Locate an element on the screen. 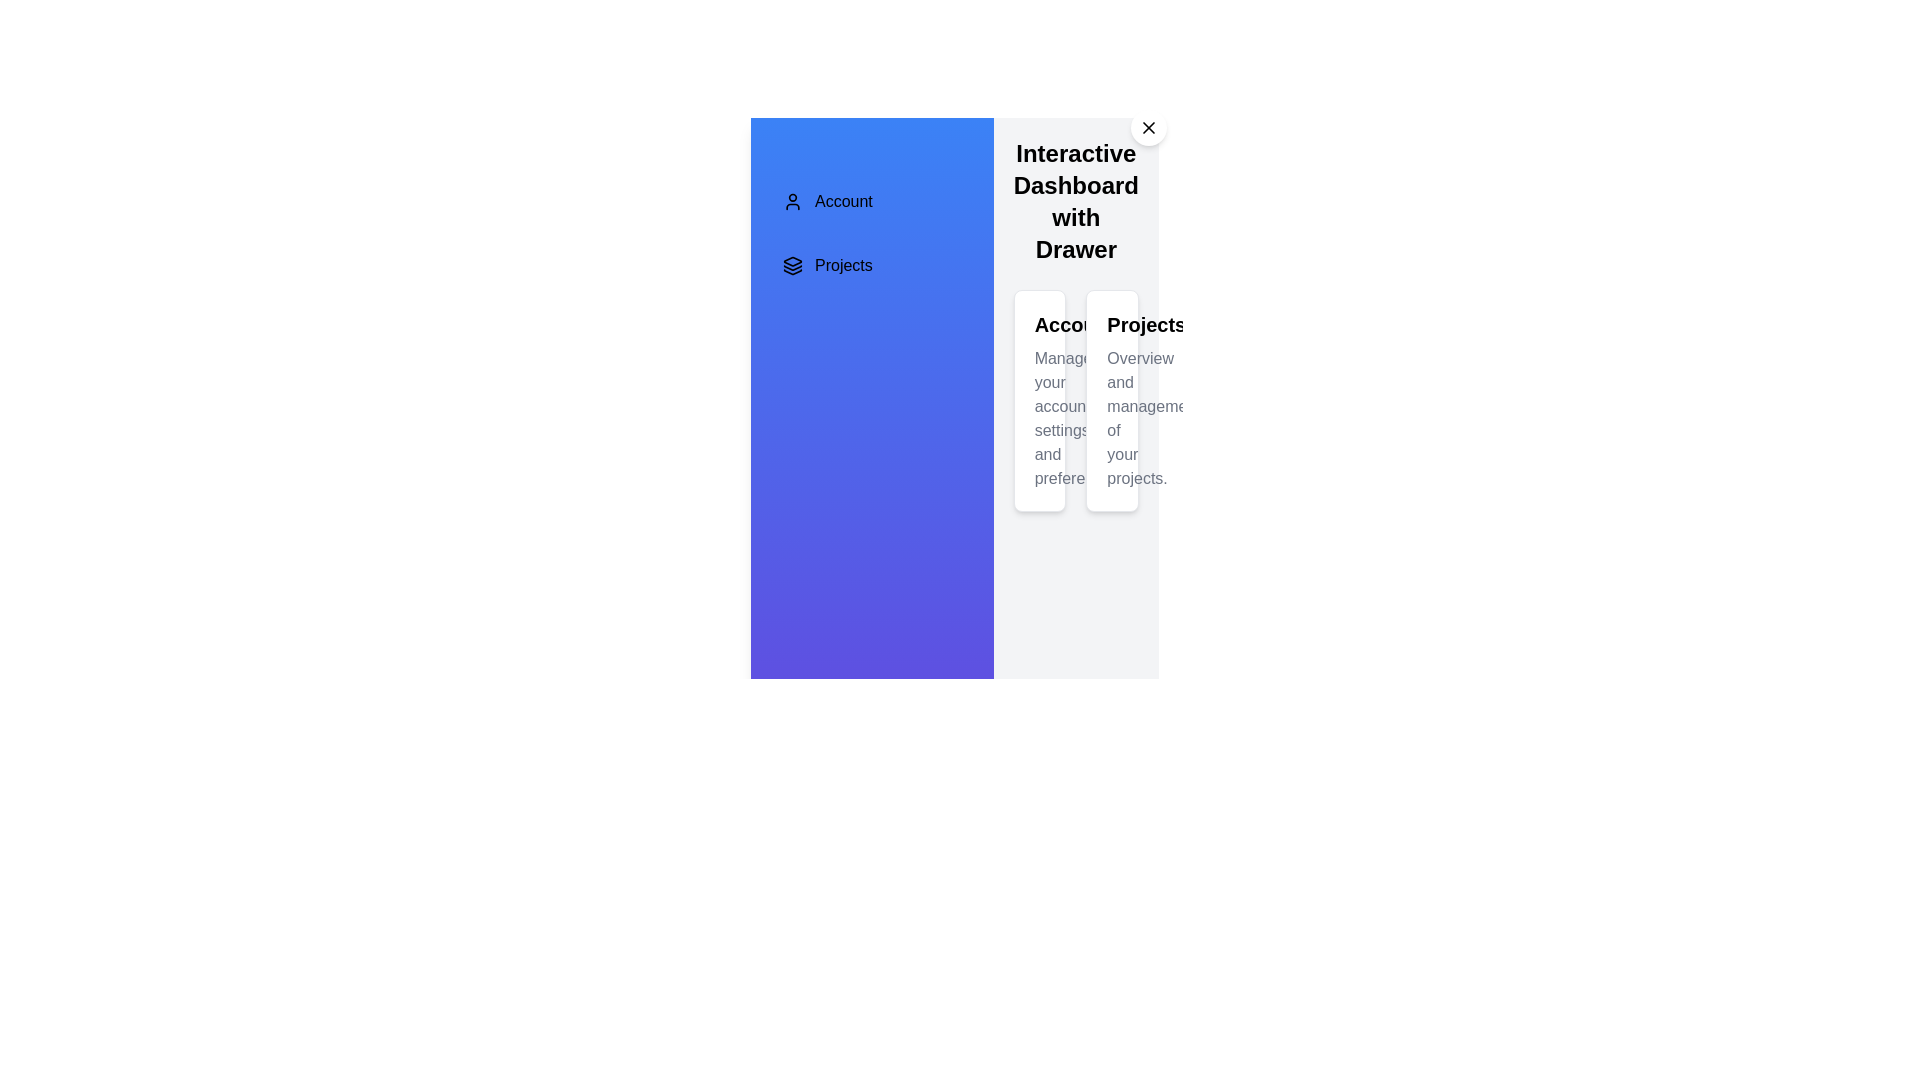 The height and width of the screenshot is (1080, 1920). the menu item Account to select it is located at coordinates (872, 201).